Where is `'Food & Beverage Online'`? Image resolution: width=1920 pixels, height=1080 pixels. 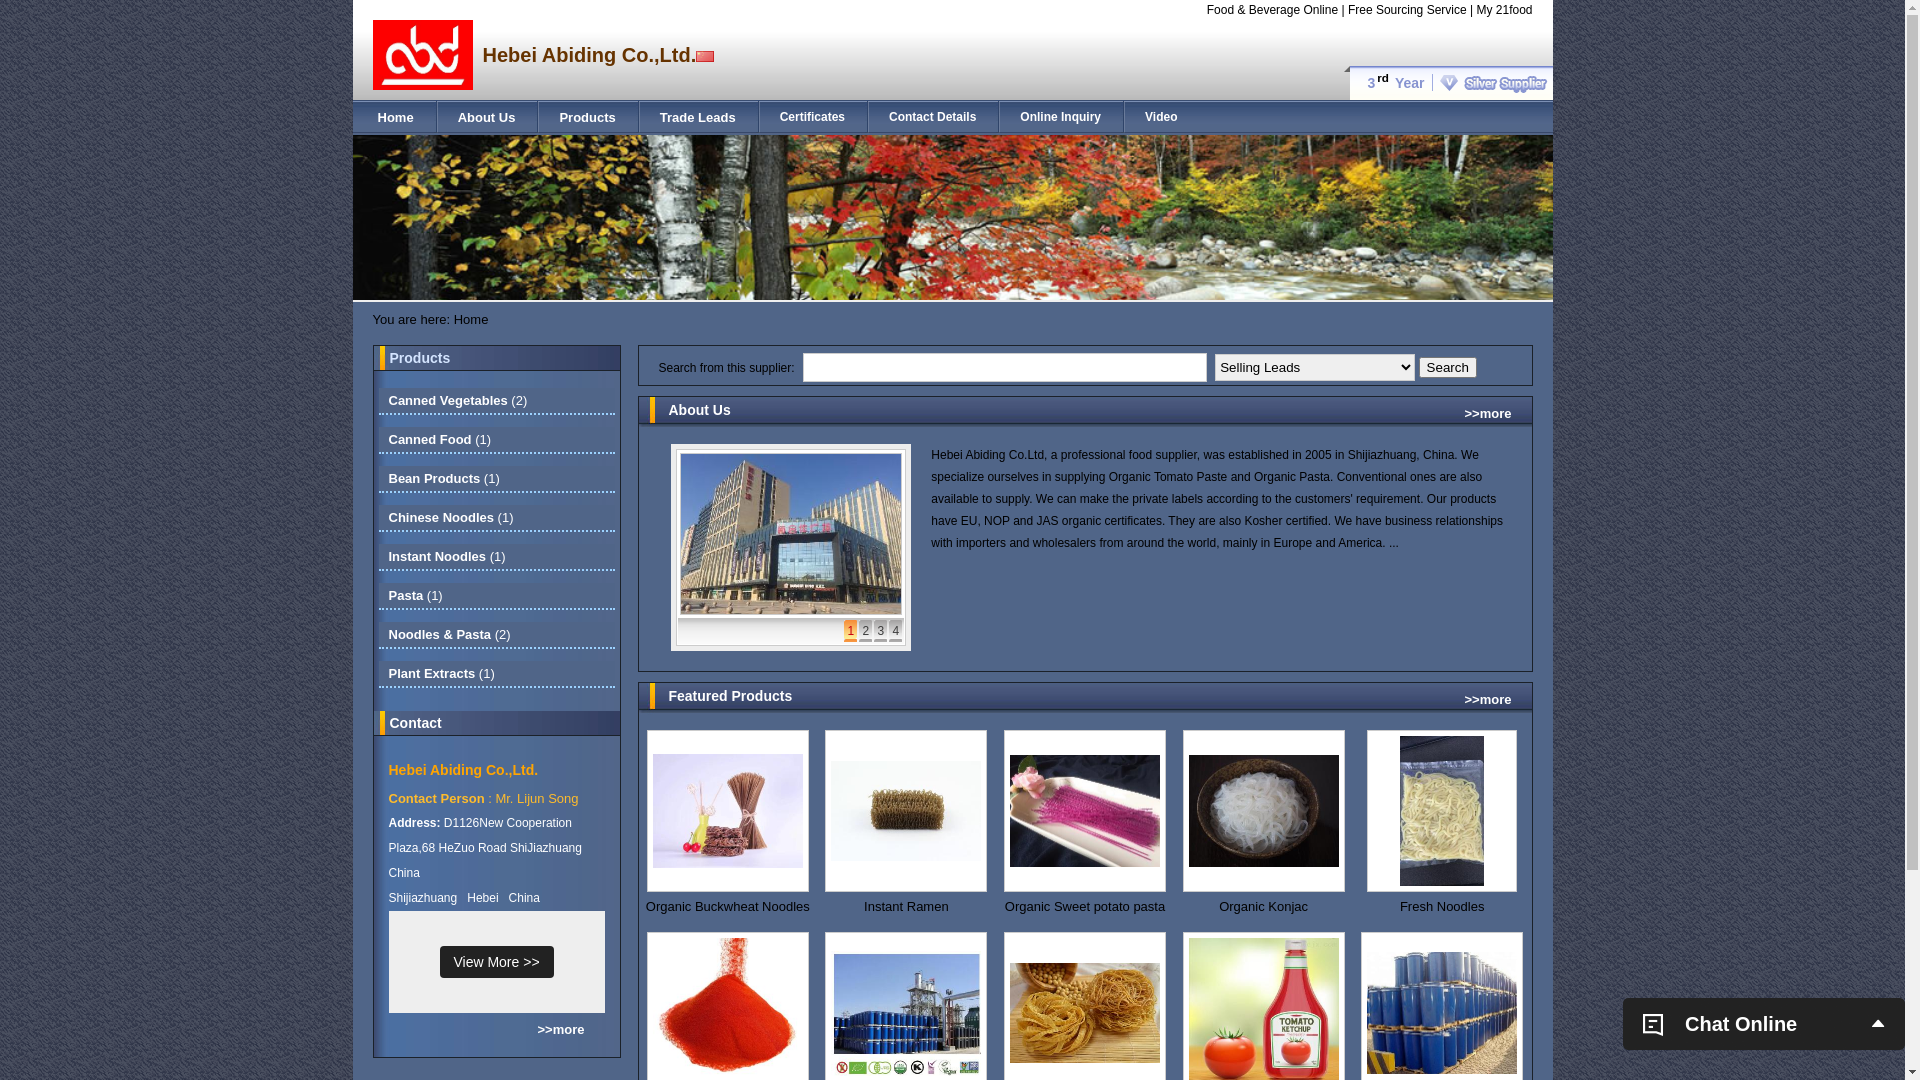 'Food & Beverage Online' is located at coordinates (1271, 10).